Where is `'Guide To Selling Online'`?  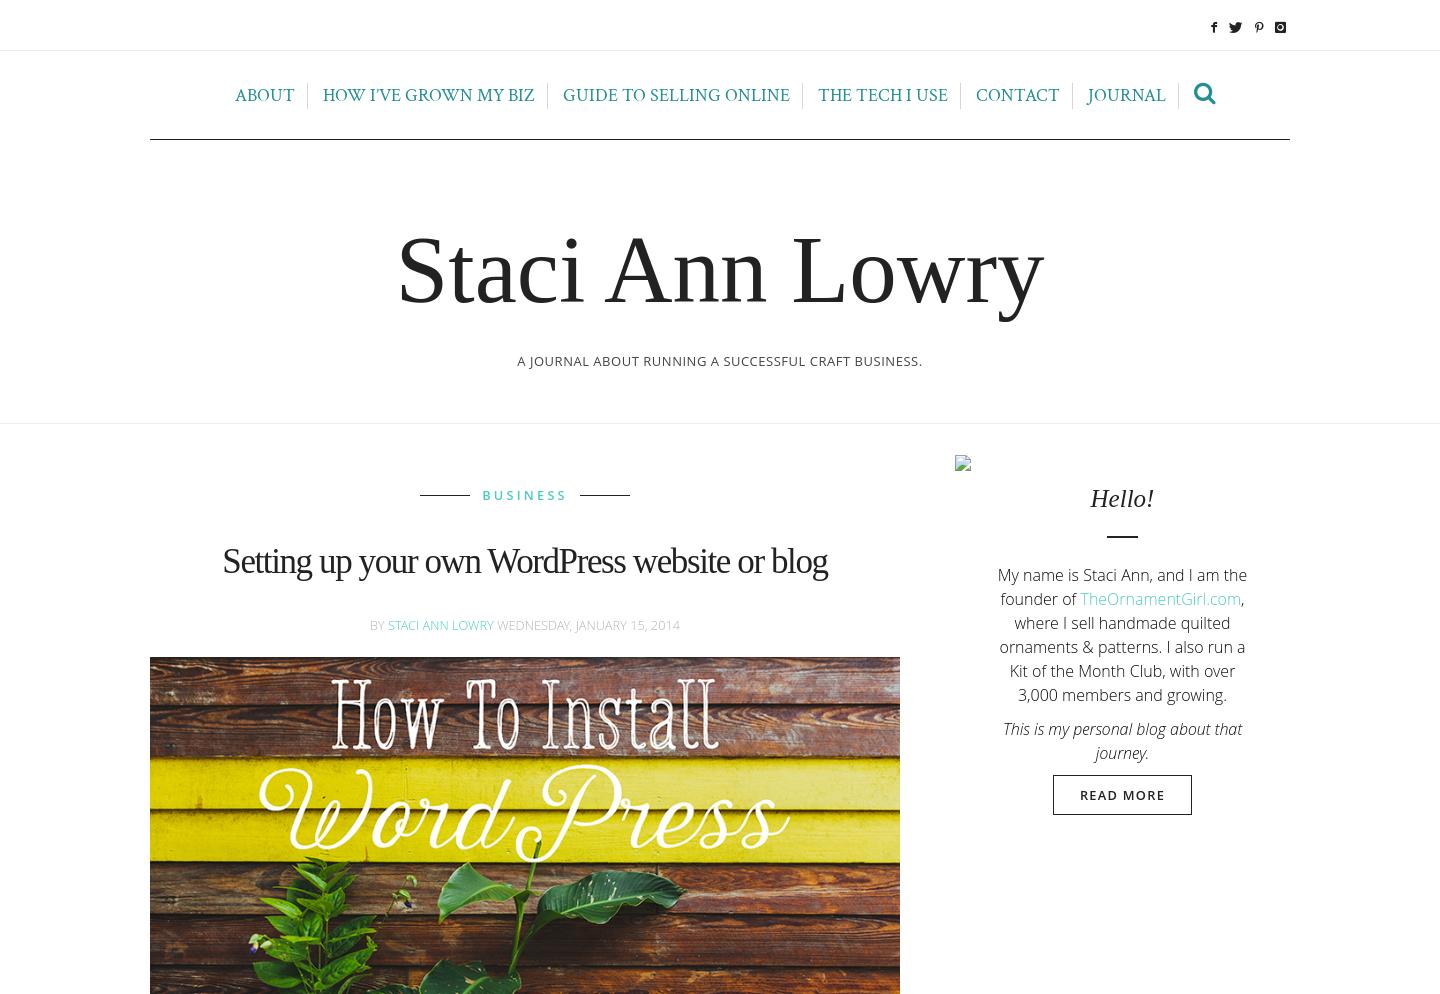
'Guide To Selling Online' is located at coordinates (675, 95).